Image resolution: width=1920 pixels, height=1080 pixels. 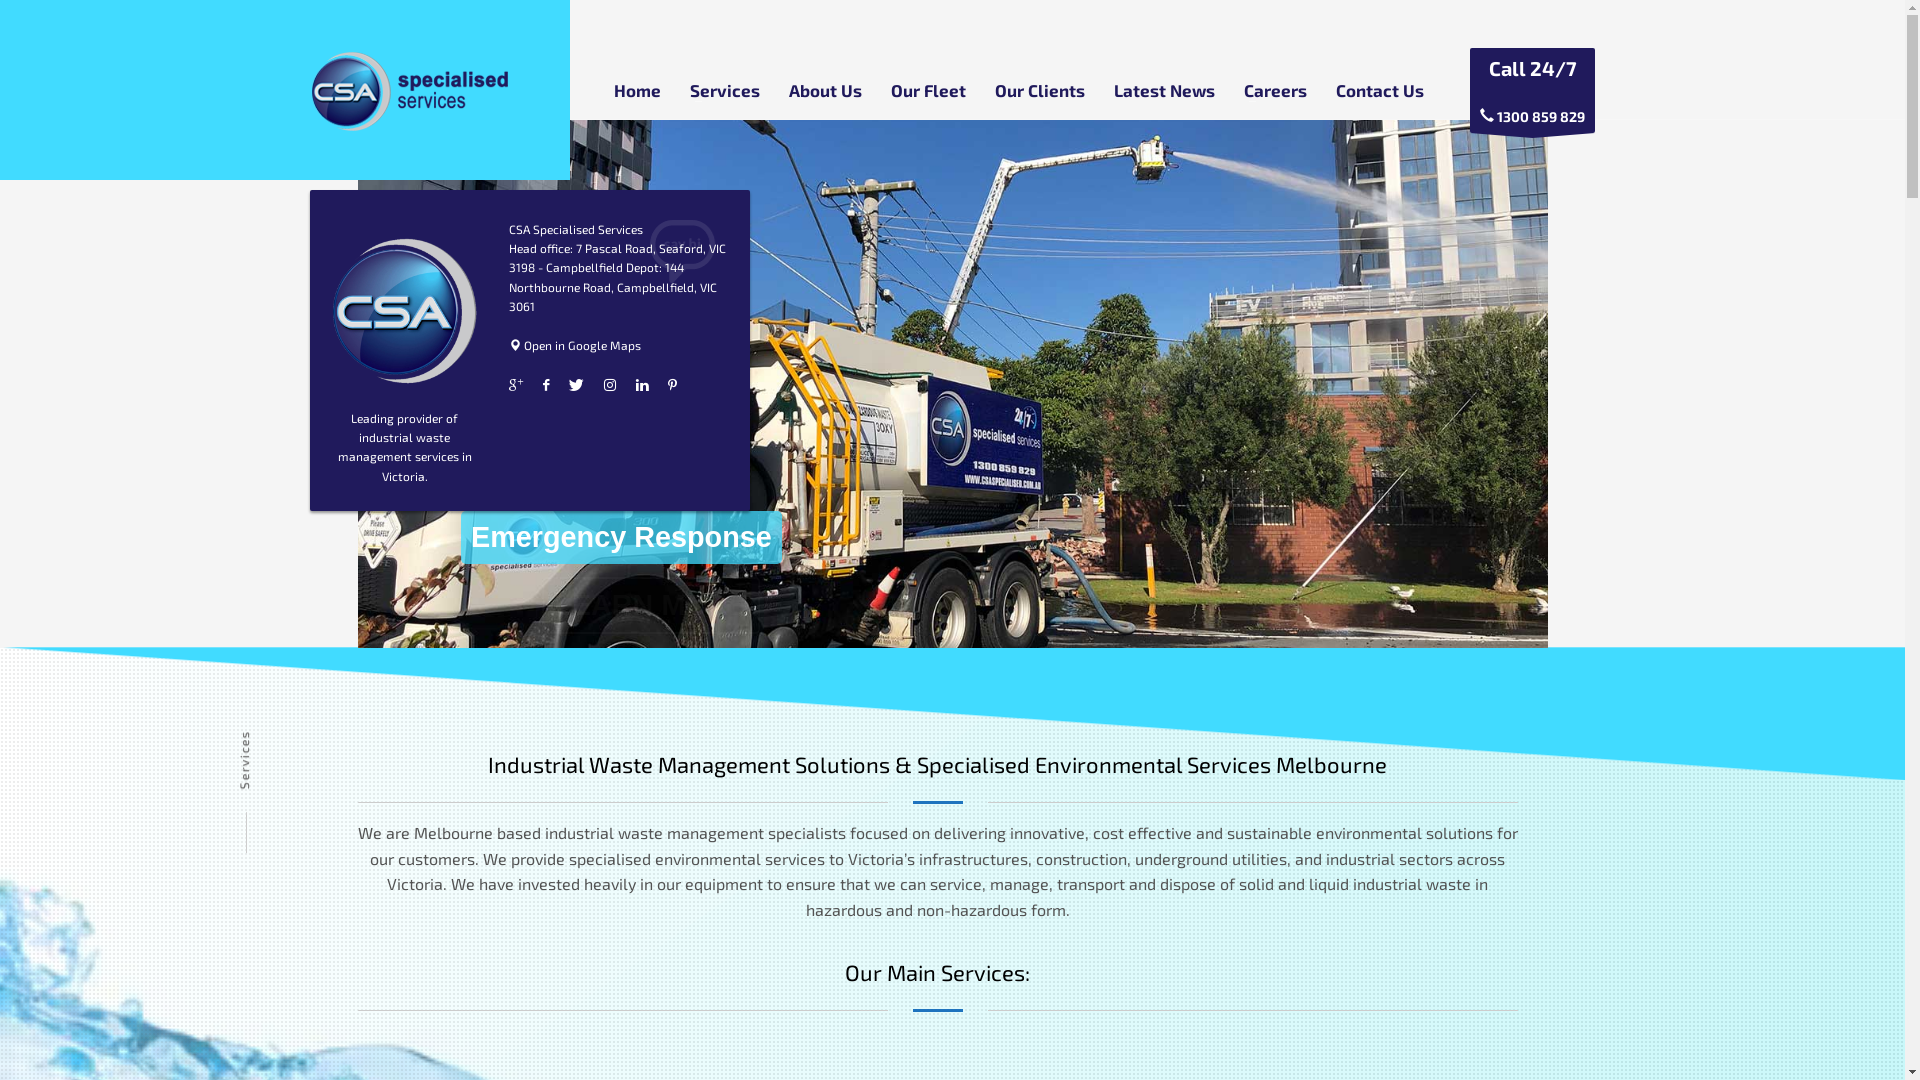 What do you see at coordinates (642, 385) in the screenshot?
I see `'CSA Specialised Inkedin'` at bounding box center [642, 385].